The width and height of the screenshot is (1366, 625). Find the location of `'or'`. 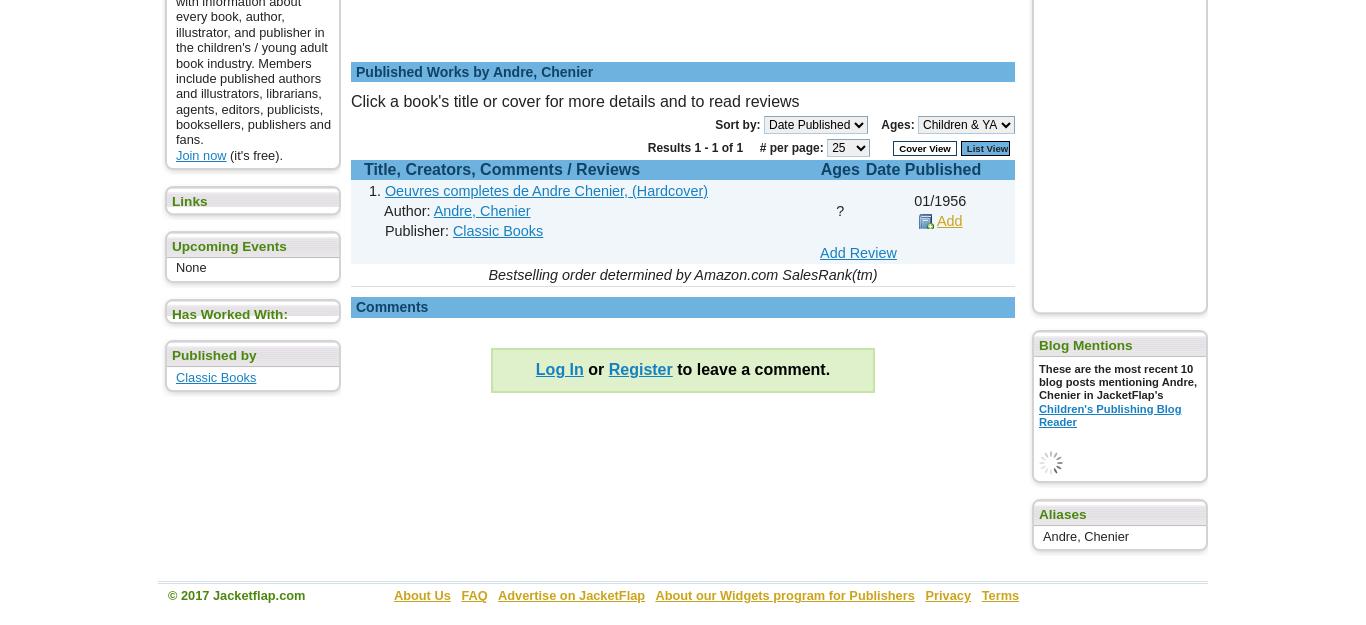

'or' is located at coordinates (594, 368).